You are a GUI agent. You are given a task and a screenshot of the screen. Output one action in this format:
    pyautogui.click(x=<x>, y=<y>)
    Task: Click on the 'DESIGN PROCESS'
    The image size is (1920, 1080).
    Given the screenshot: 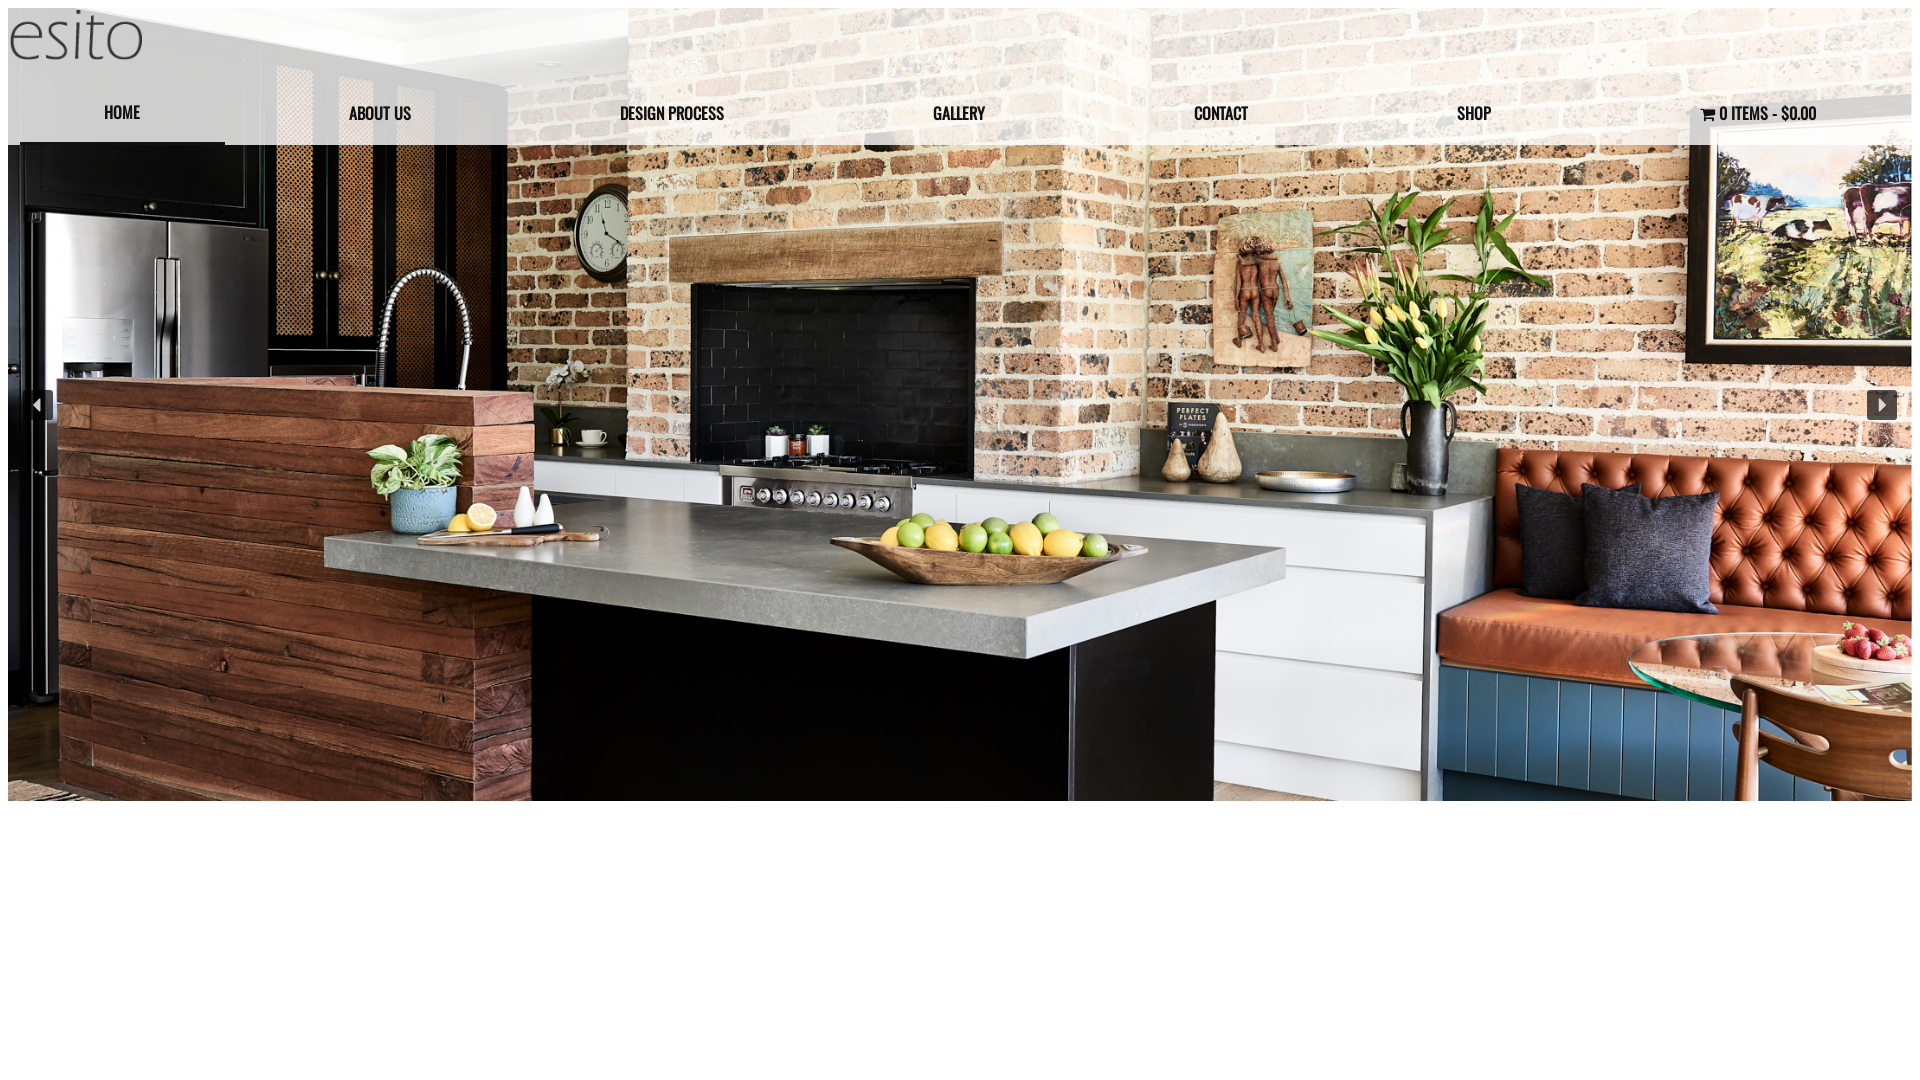 What is the action you would take?
    pyautogui.click(x=672, y=112)
    